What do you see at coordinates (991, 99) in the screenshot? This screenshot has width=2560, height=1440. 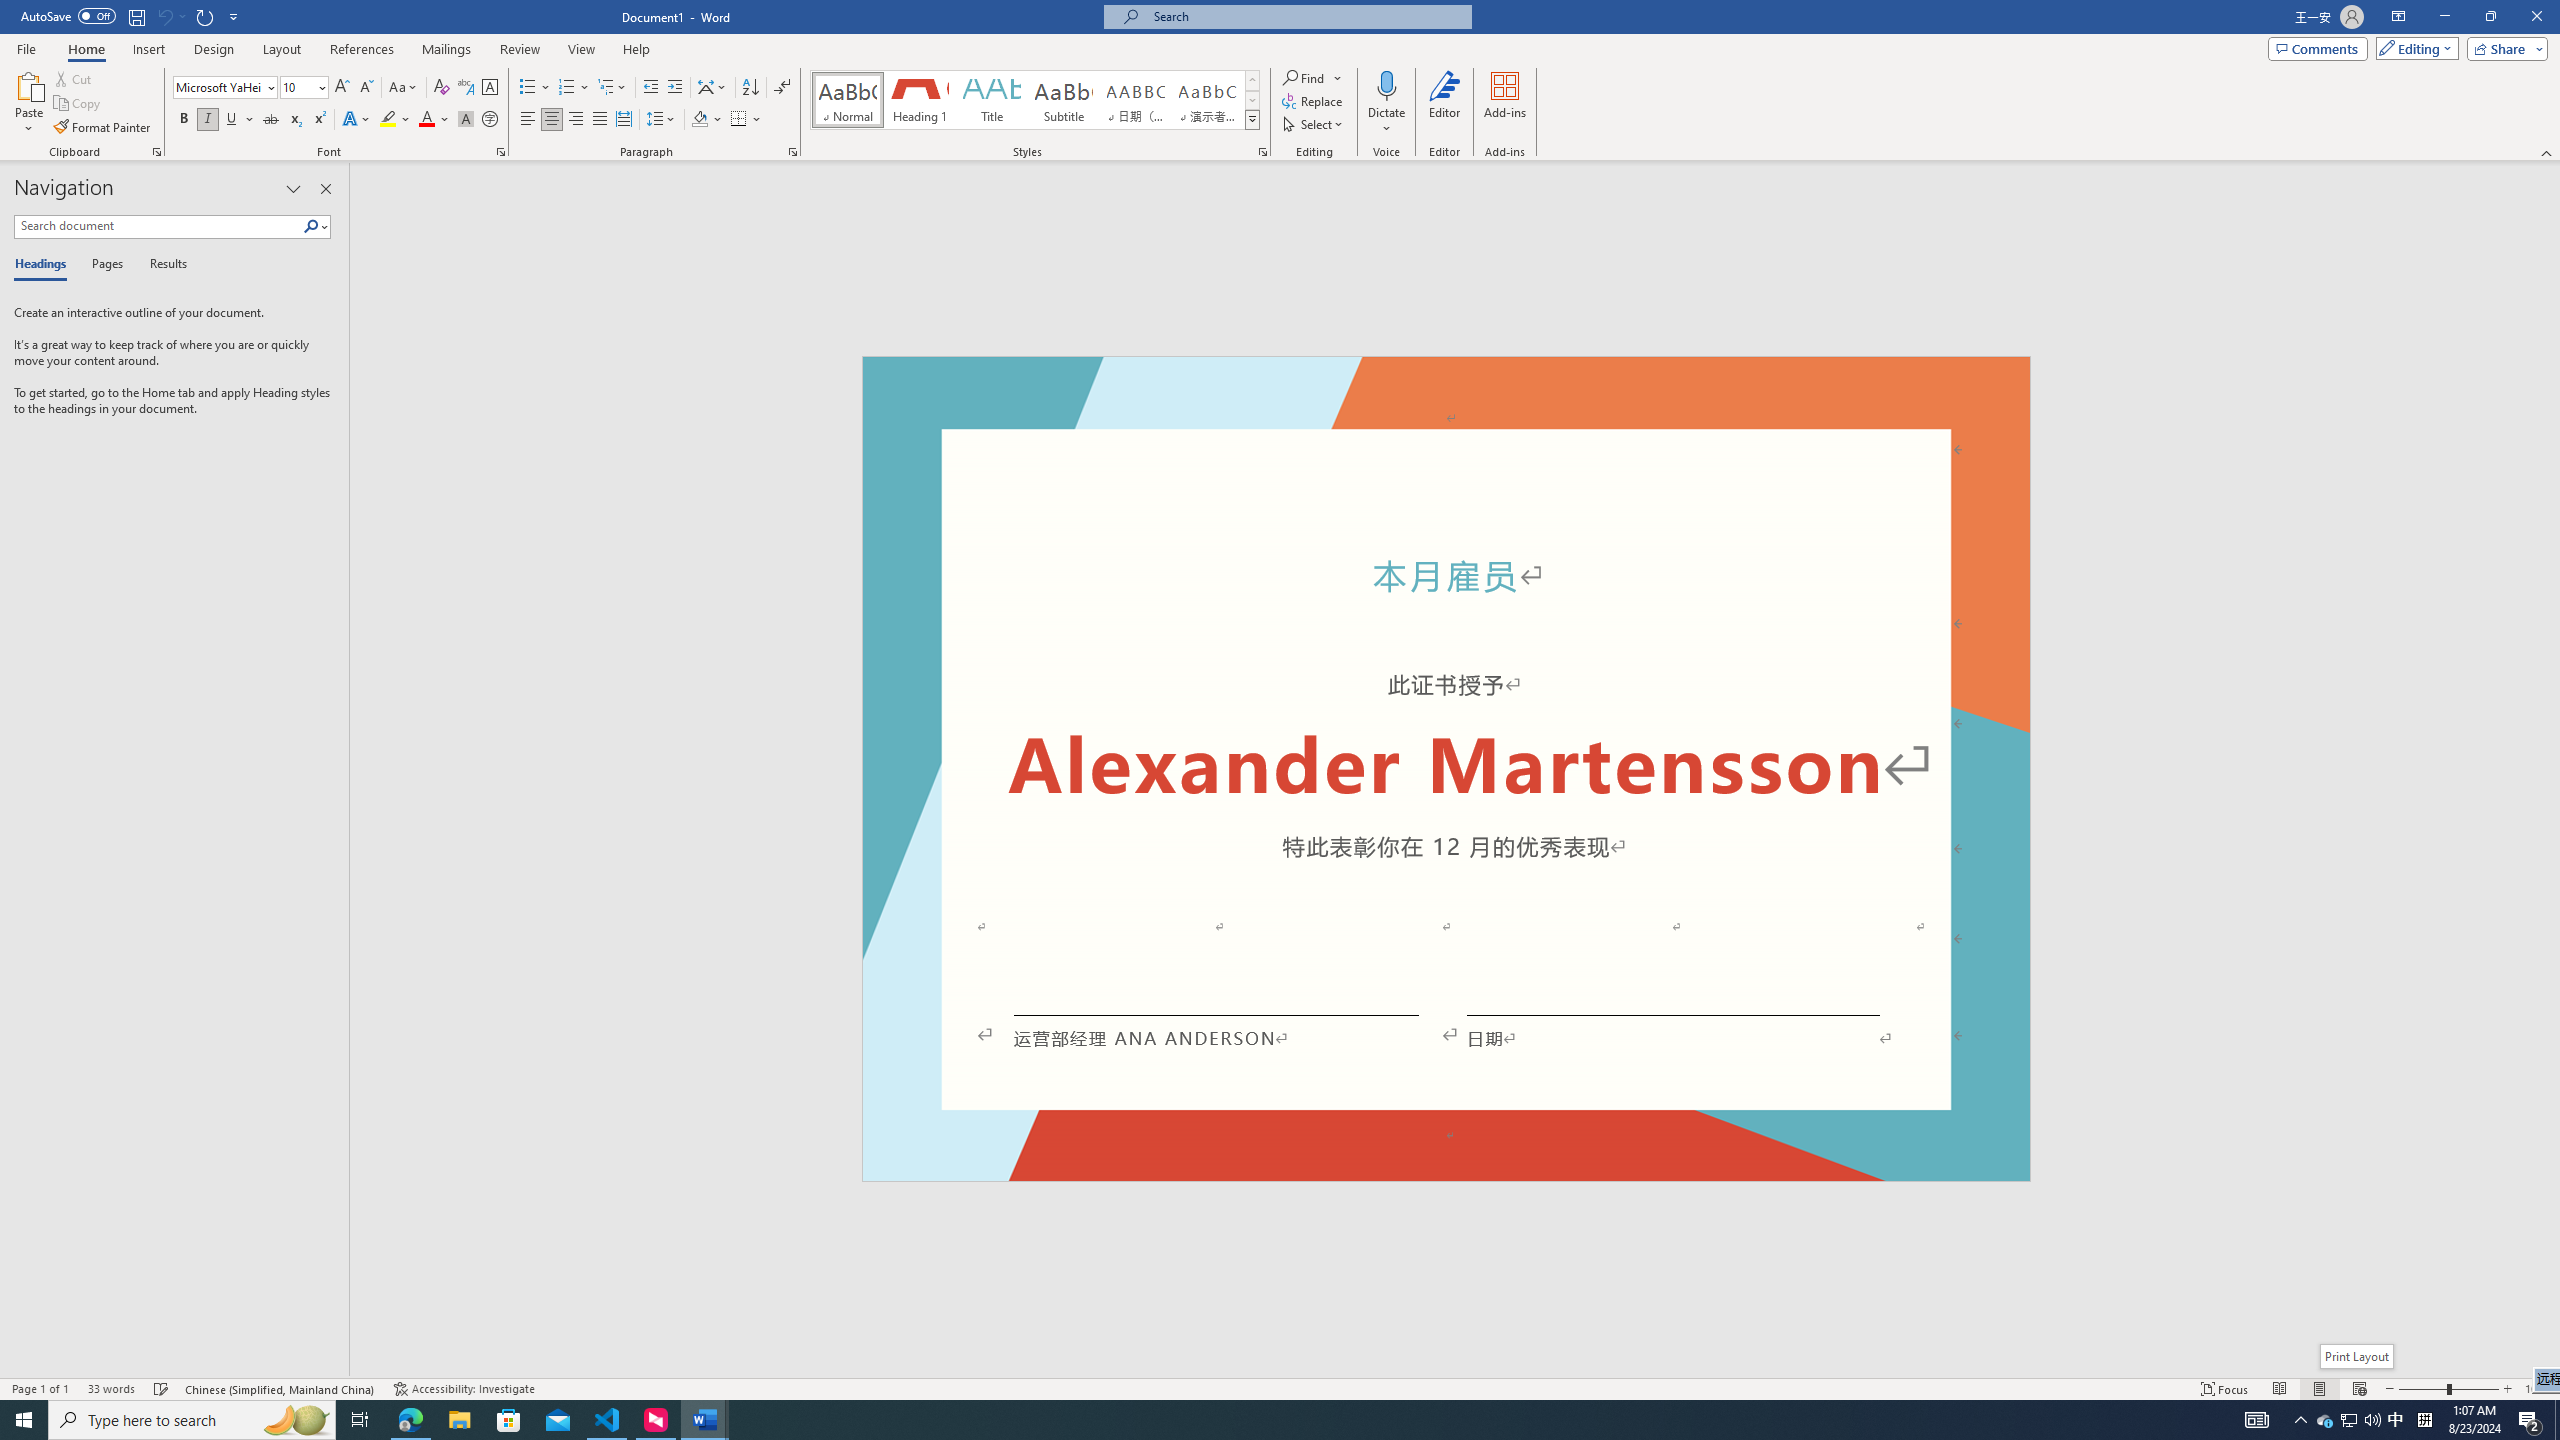 I see `'Title'` at bounding box center [991, 99].